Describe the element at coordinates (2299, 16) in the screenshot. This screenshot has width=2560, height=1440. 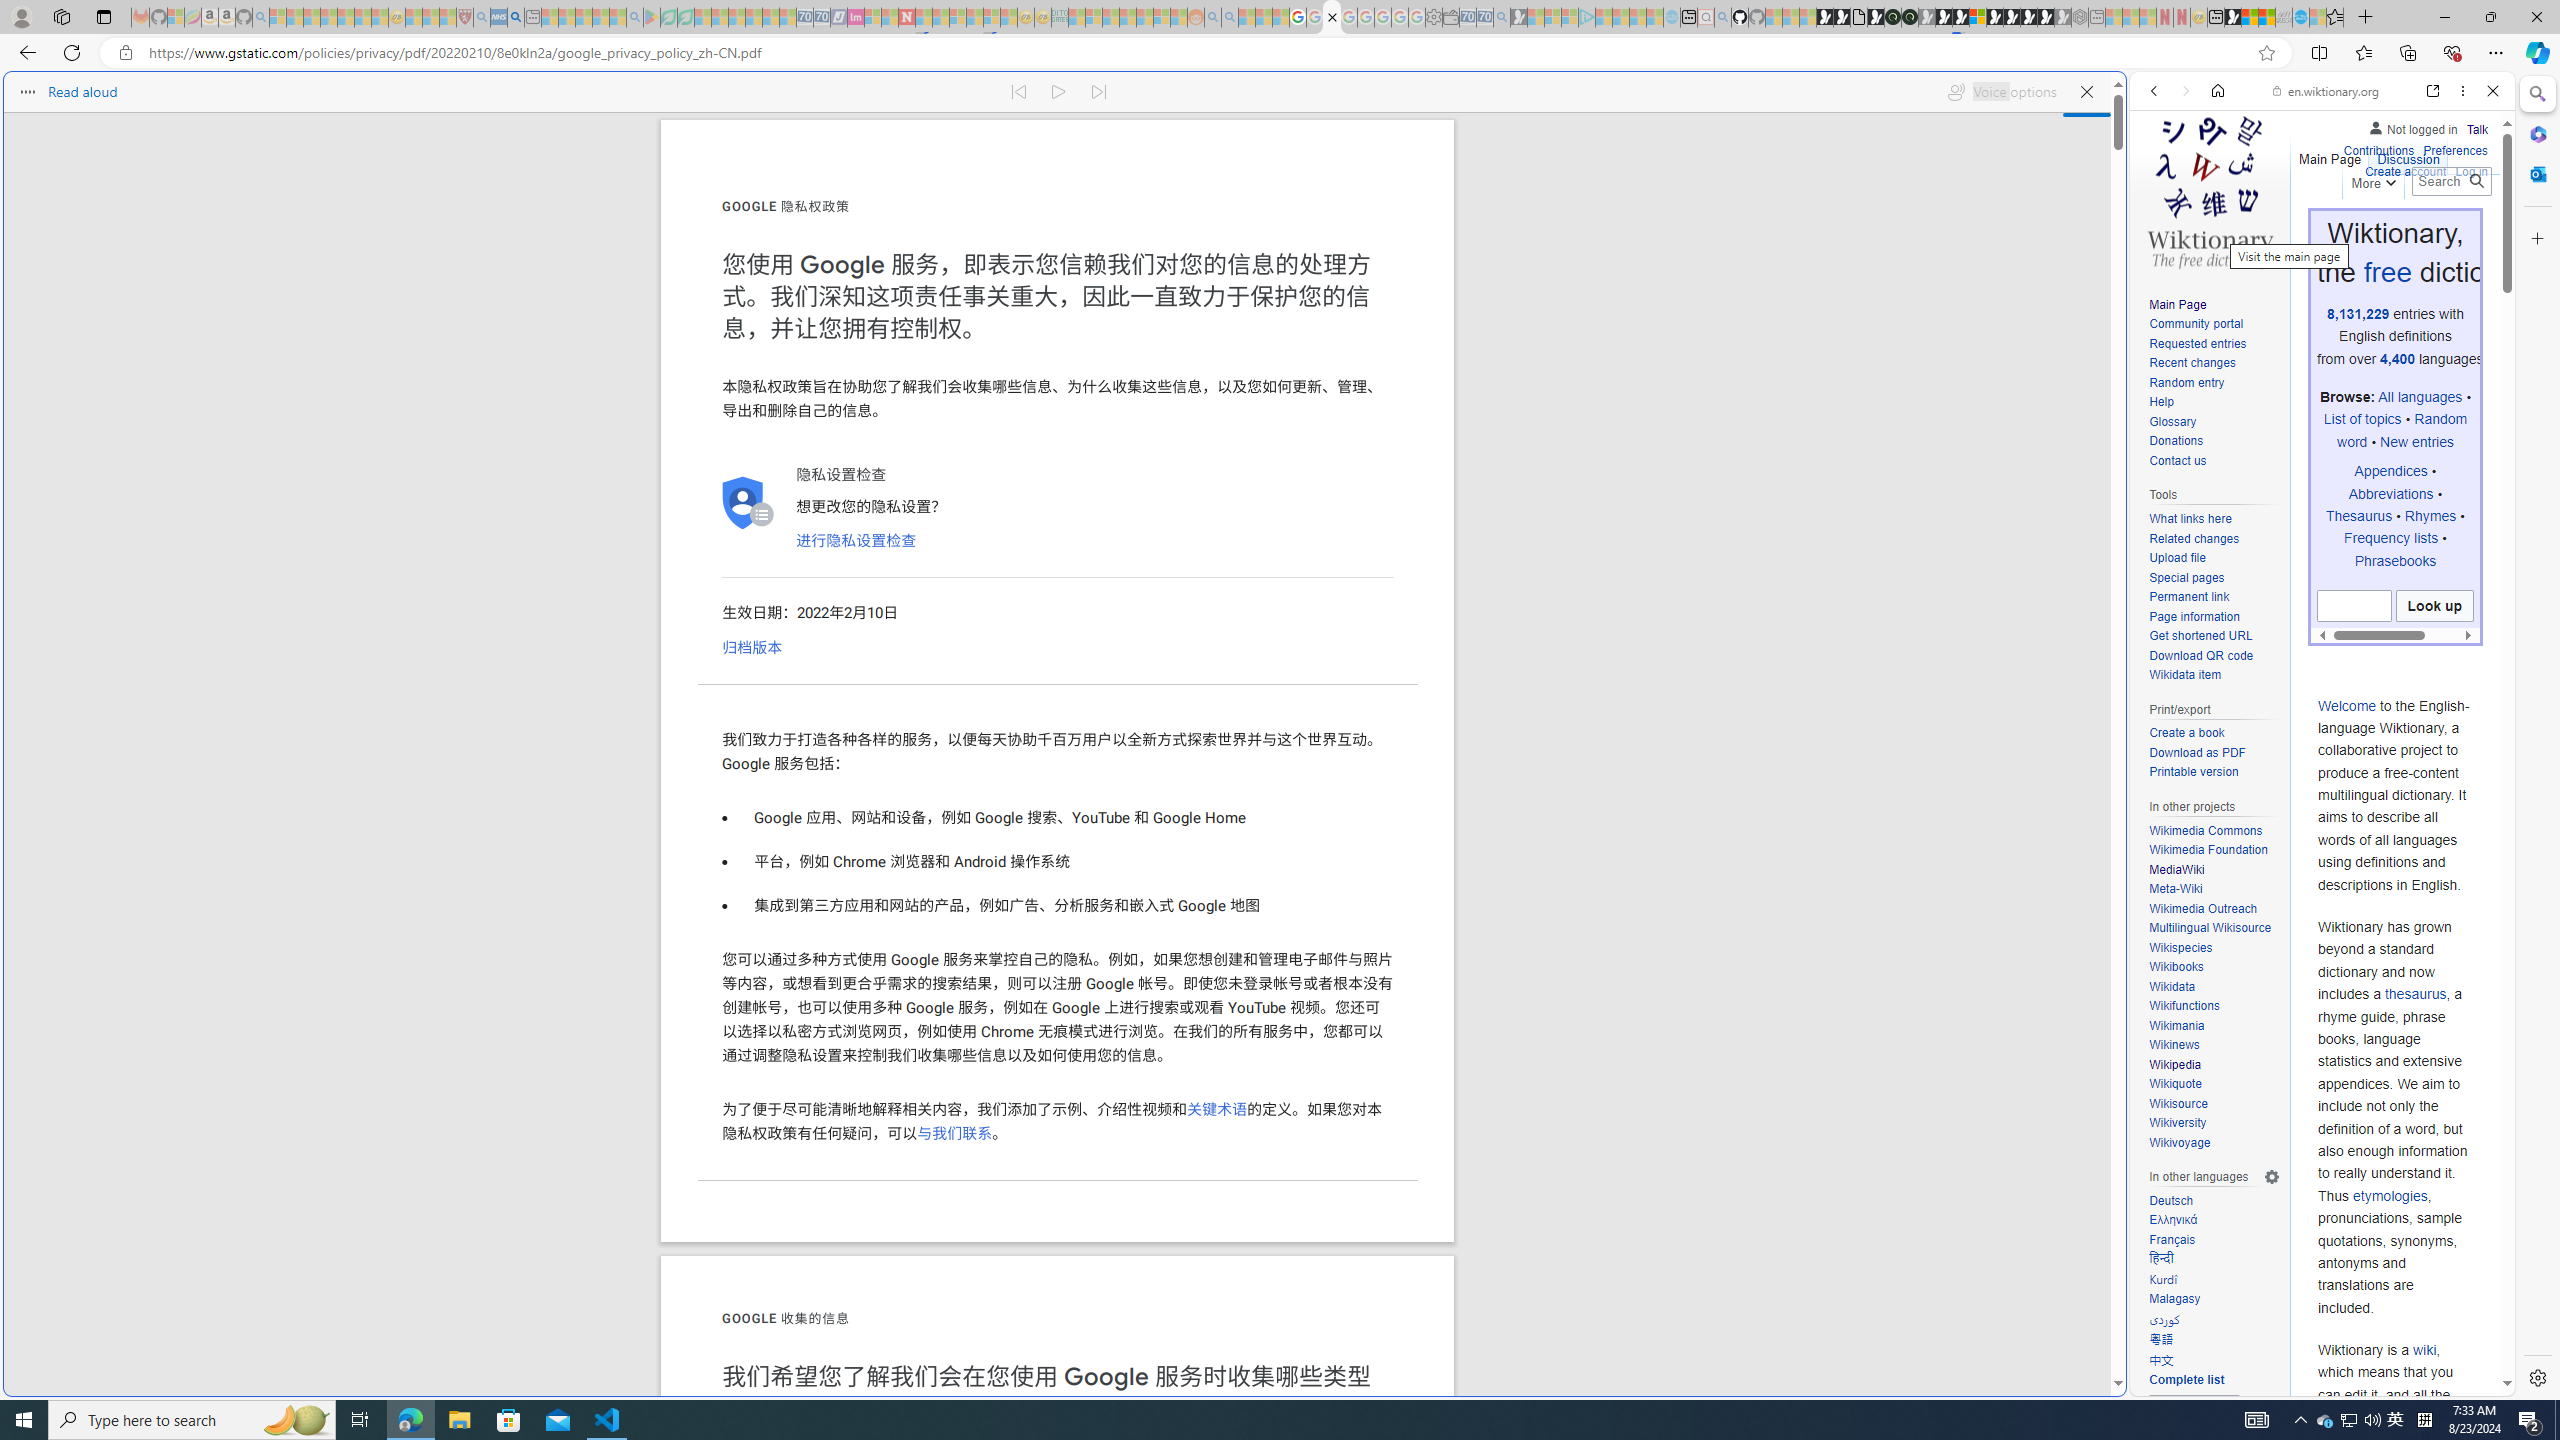
I see `'Services - Maintenance | Sky Blue Bikes - Sky Blue Bikes'` at that location.